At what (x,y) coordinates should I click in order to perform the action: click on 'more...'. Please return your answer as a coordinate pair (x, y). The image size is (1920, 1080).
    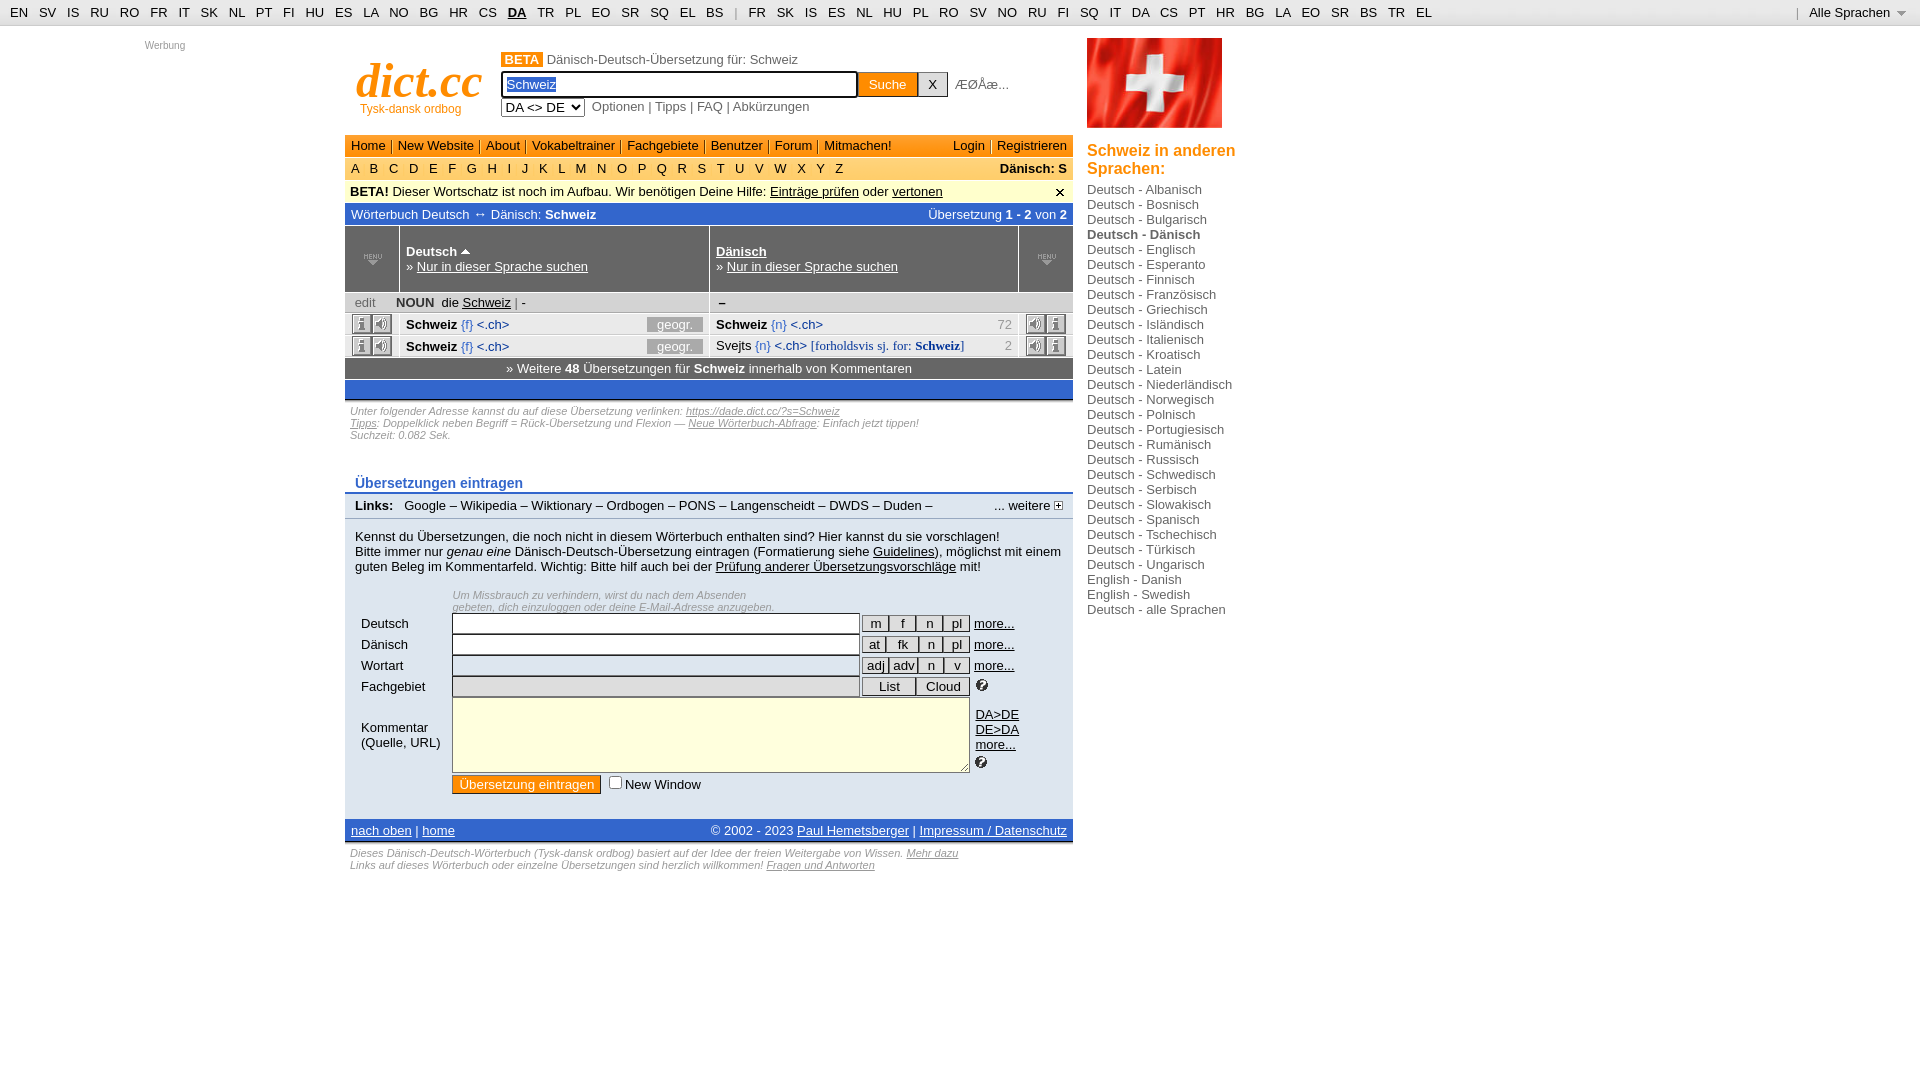
    Looking at the image, I should click on (993, 644).